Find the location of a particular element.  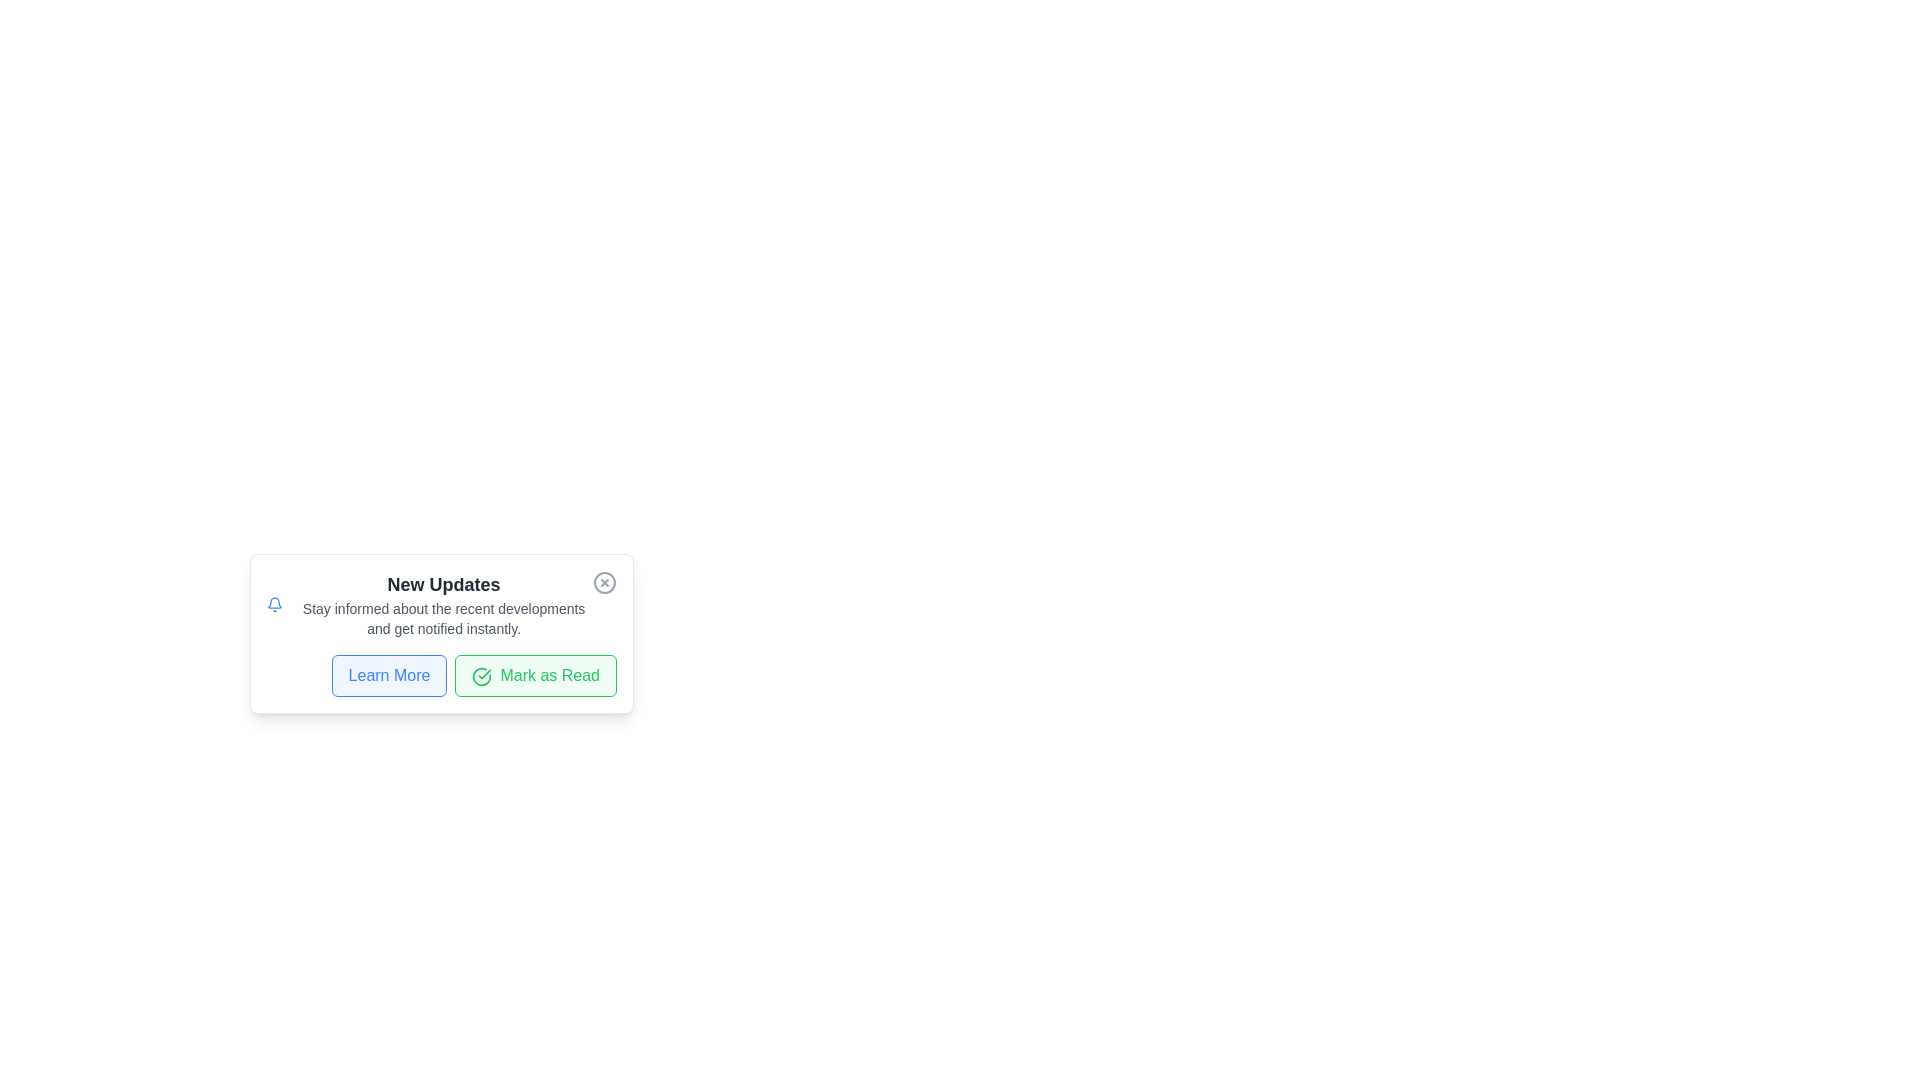

the confirmation icon located to the left of the 'Mark as Read' text within the green-bordered button in the bottom-right quadrant of the UI is located at coordinates (482, 676).